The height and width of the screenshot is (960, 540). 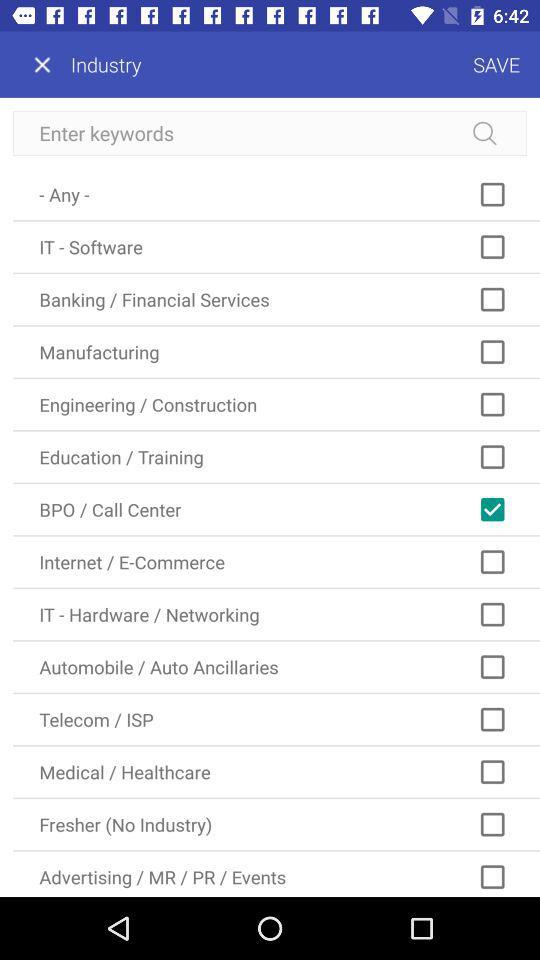 What do you see at coordinates (275, 403) in the screenshot?
I see `engineering / construction` at bounding box center [275, 403].